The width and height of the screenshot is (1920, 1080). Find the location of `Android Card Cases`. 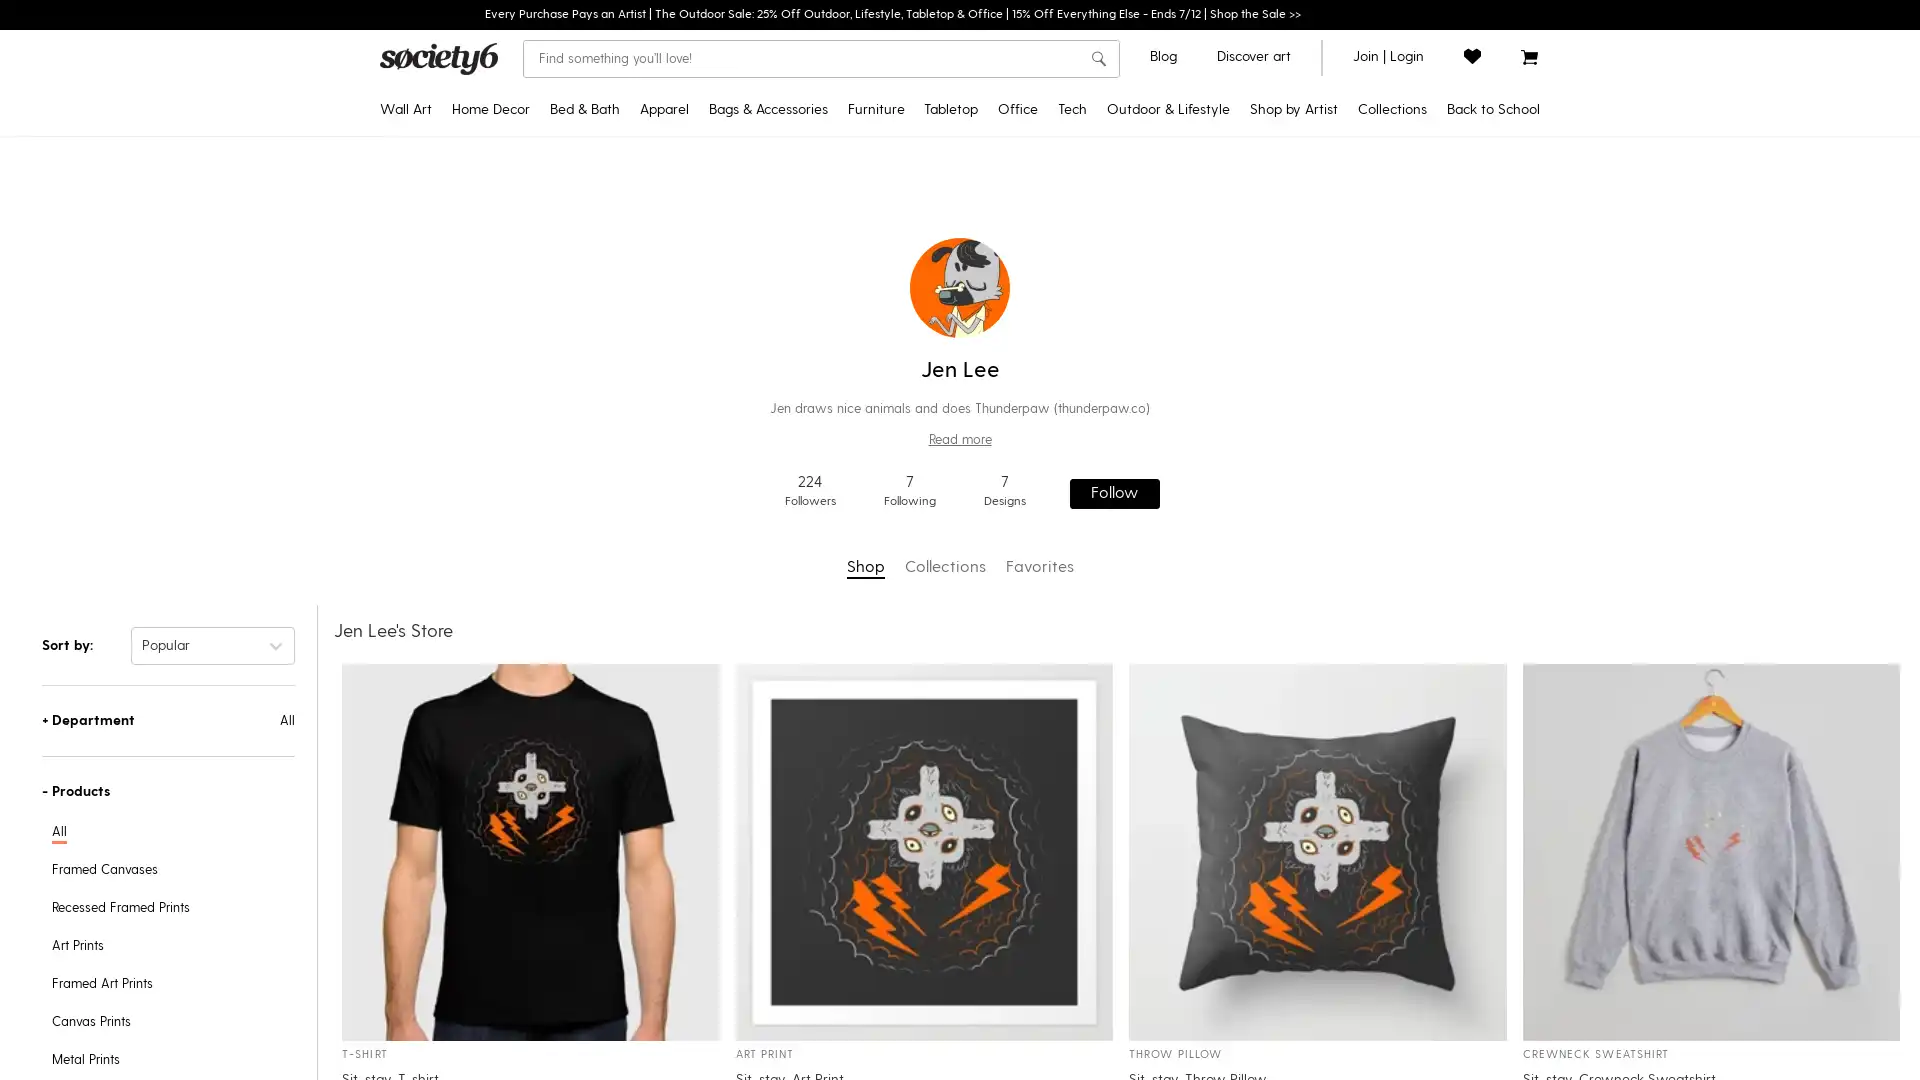

Android Card Cases is located at coordinates (1143, 320).